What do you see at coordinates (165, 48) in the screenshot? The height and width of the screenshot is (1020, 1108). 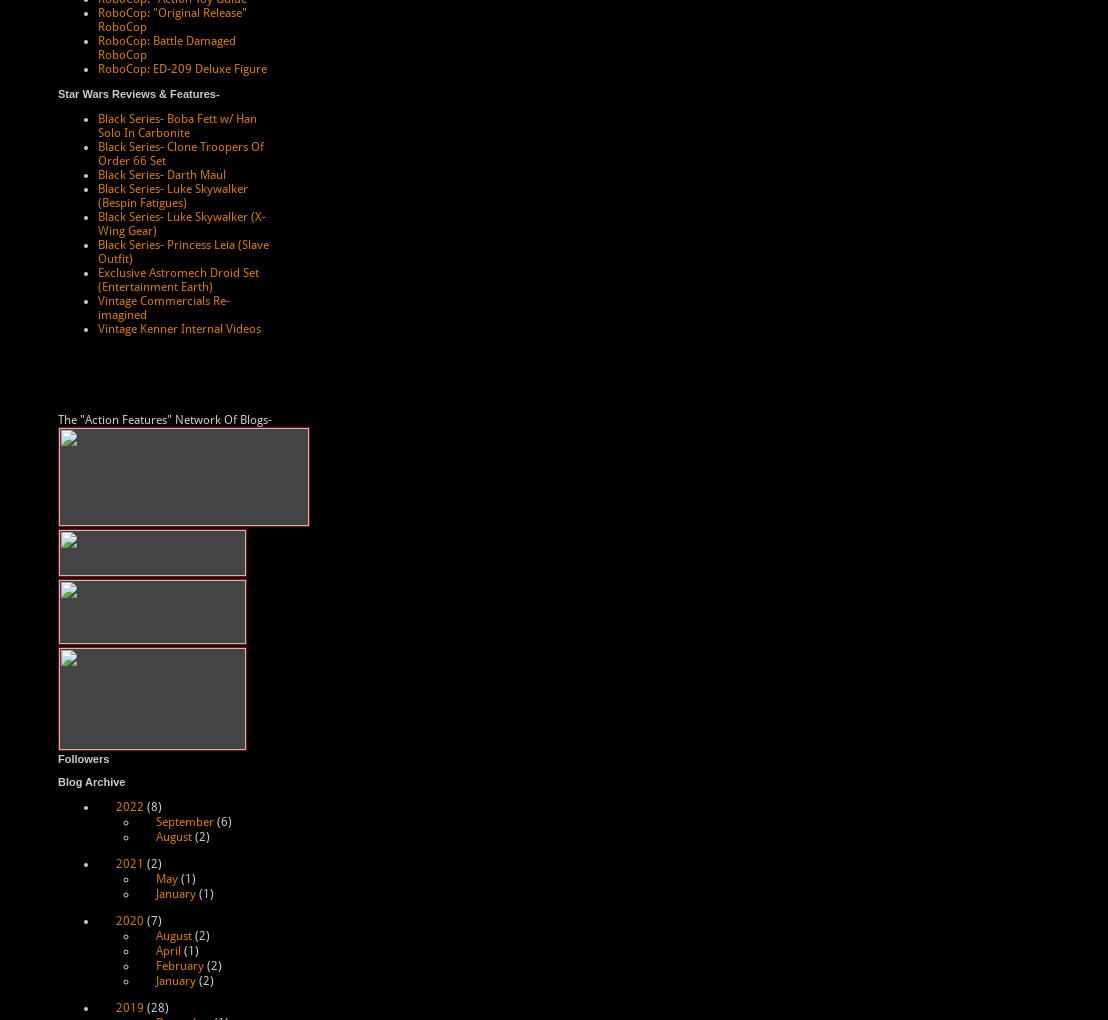 I see `'RoboCop: Battle Damaged RoboCop'` at bounding box center [165, 48].